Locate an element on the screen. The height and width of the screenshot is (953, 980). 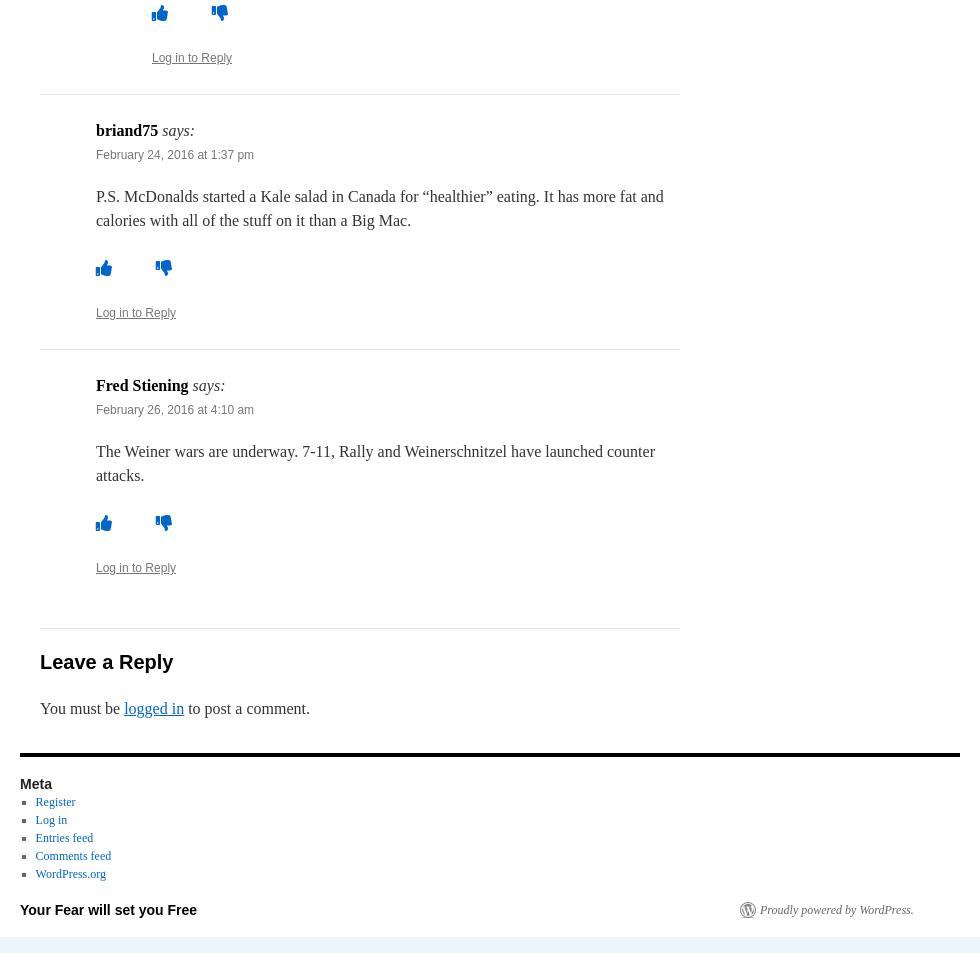
'Entries feed' is located at coordinates (62, 837).